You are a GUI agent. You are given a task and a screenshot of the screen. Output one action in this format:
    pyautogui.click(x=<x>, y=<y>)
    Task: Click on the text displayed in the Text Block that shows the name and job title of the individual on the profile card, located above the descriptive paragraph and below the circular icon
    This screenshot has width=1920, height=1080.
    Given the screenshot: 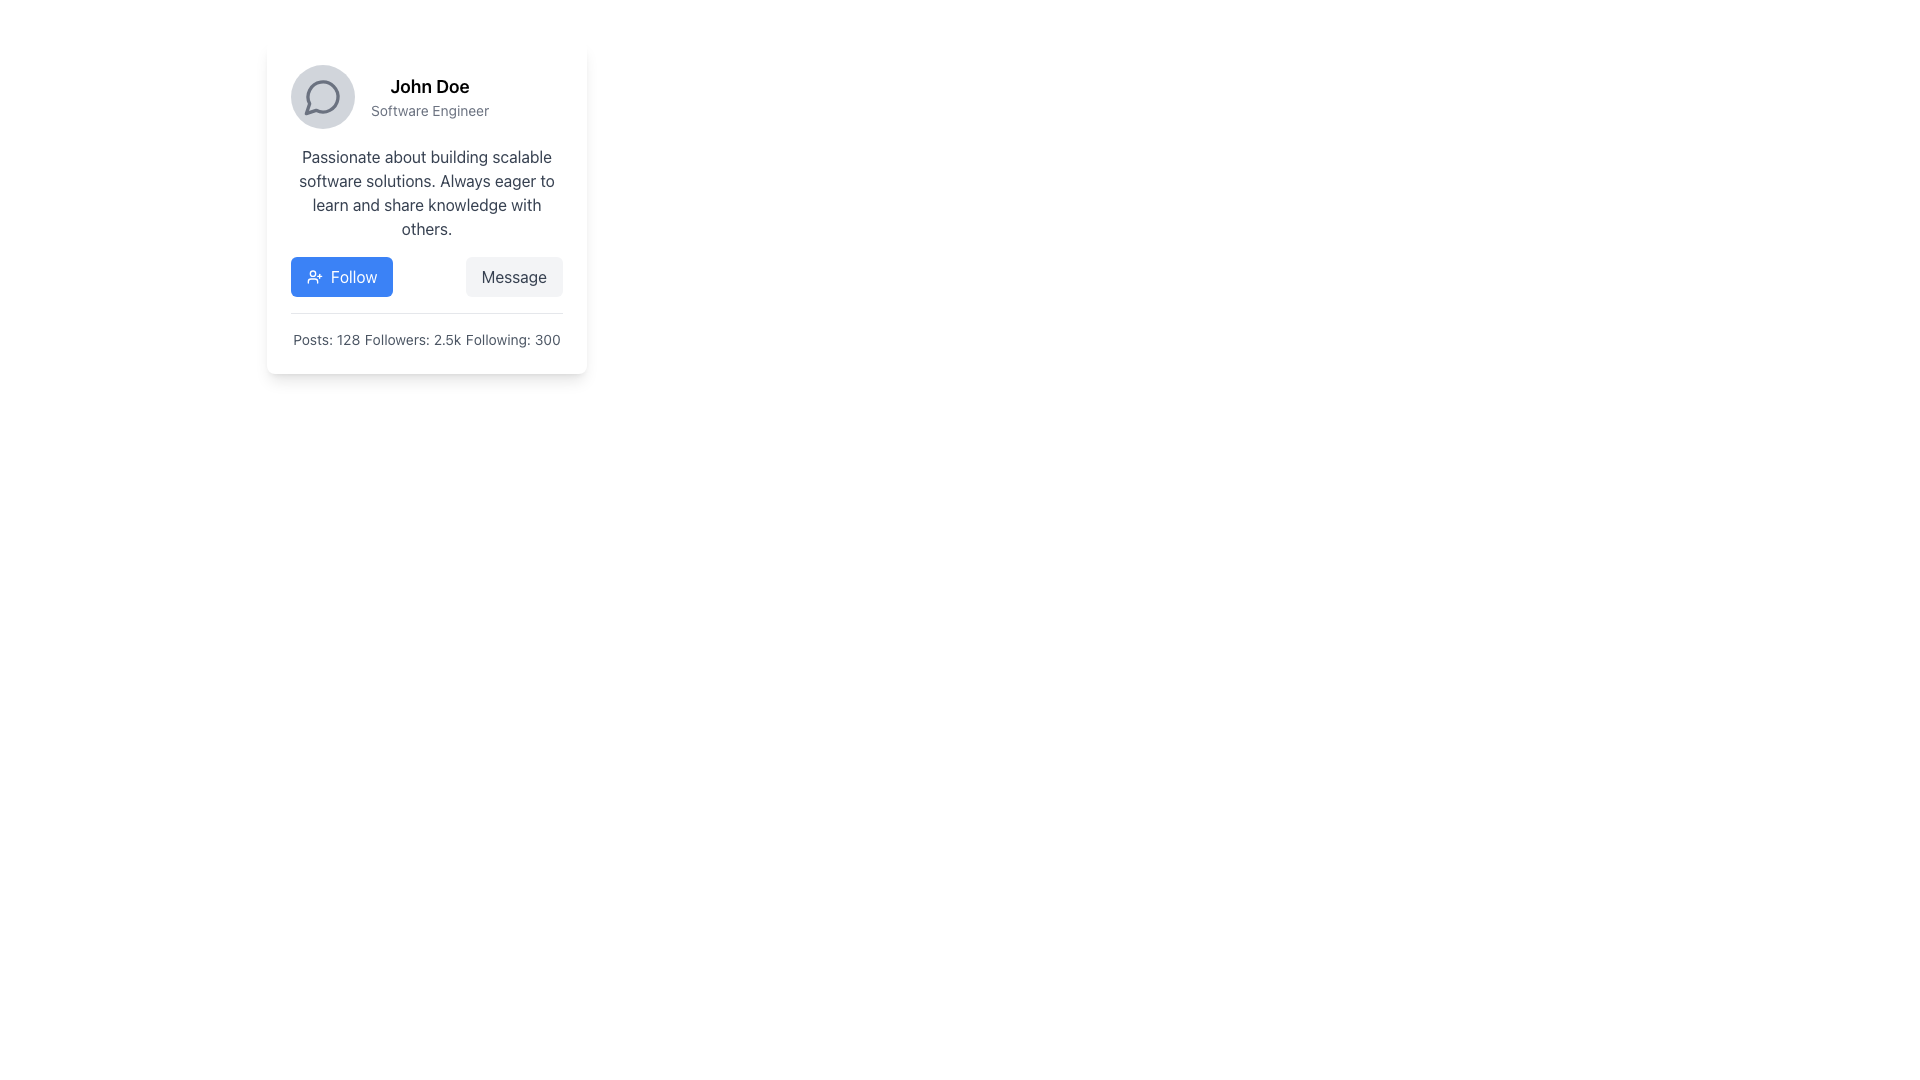 What is the action you would take?
    pyautogui.click(x=429, y=96)
    